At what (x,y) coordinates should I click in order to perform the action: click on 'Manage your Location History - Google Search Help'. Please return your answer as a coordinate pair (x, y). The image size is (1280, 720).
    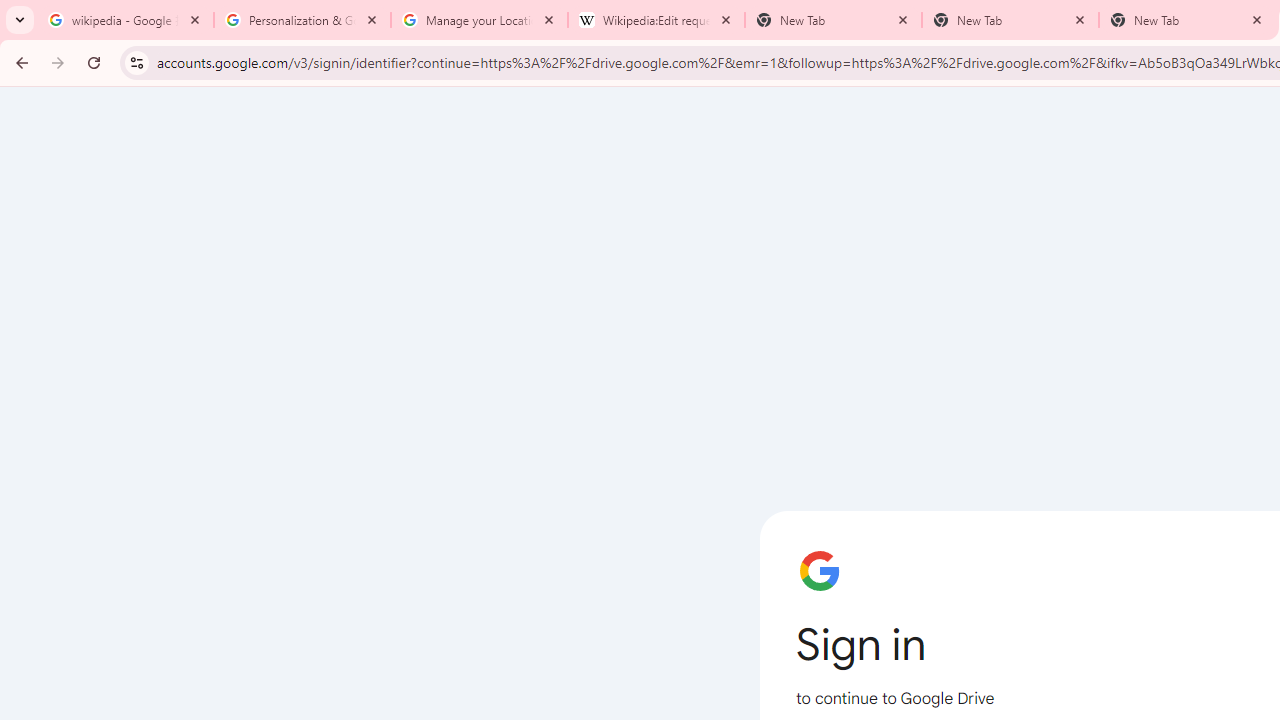
    Looking at the image, I should click on (478, 20).